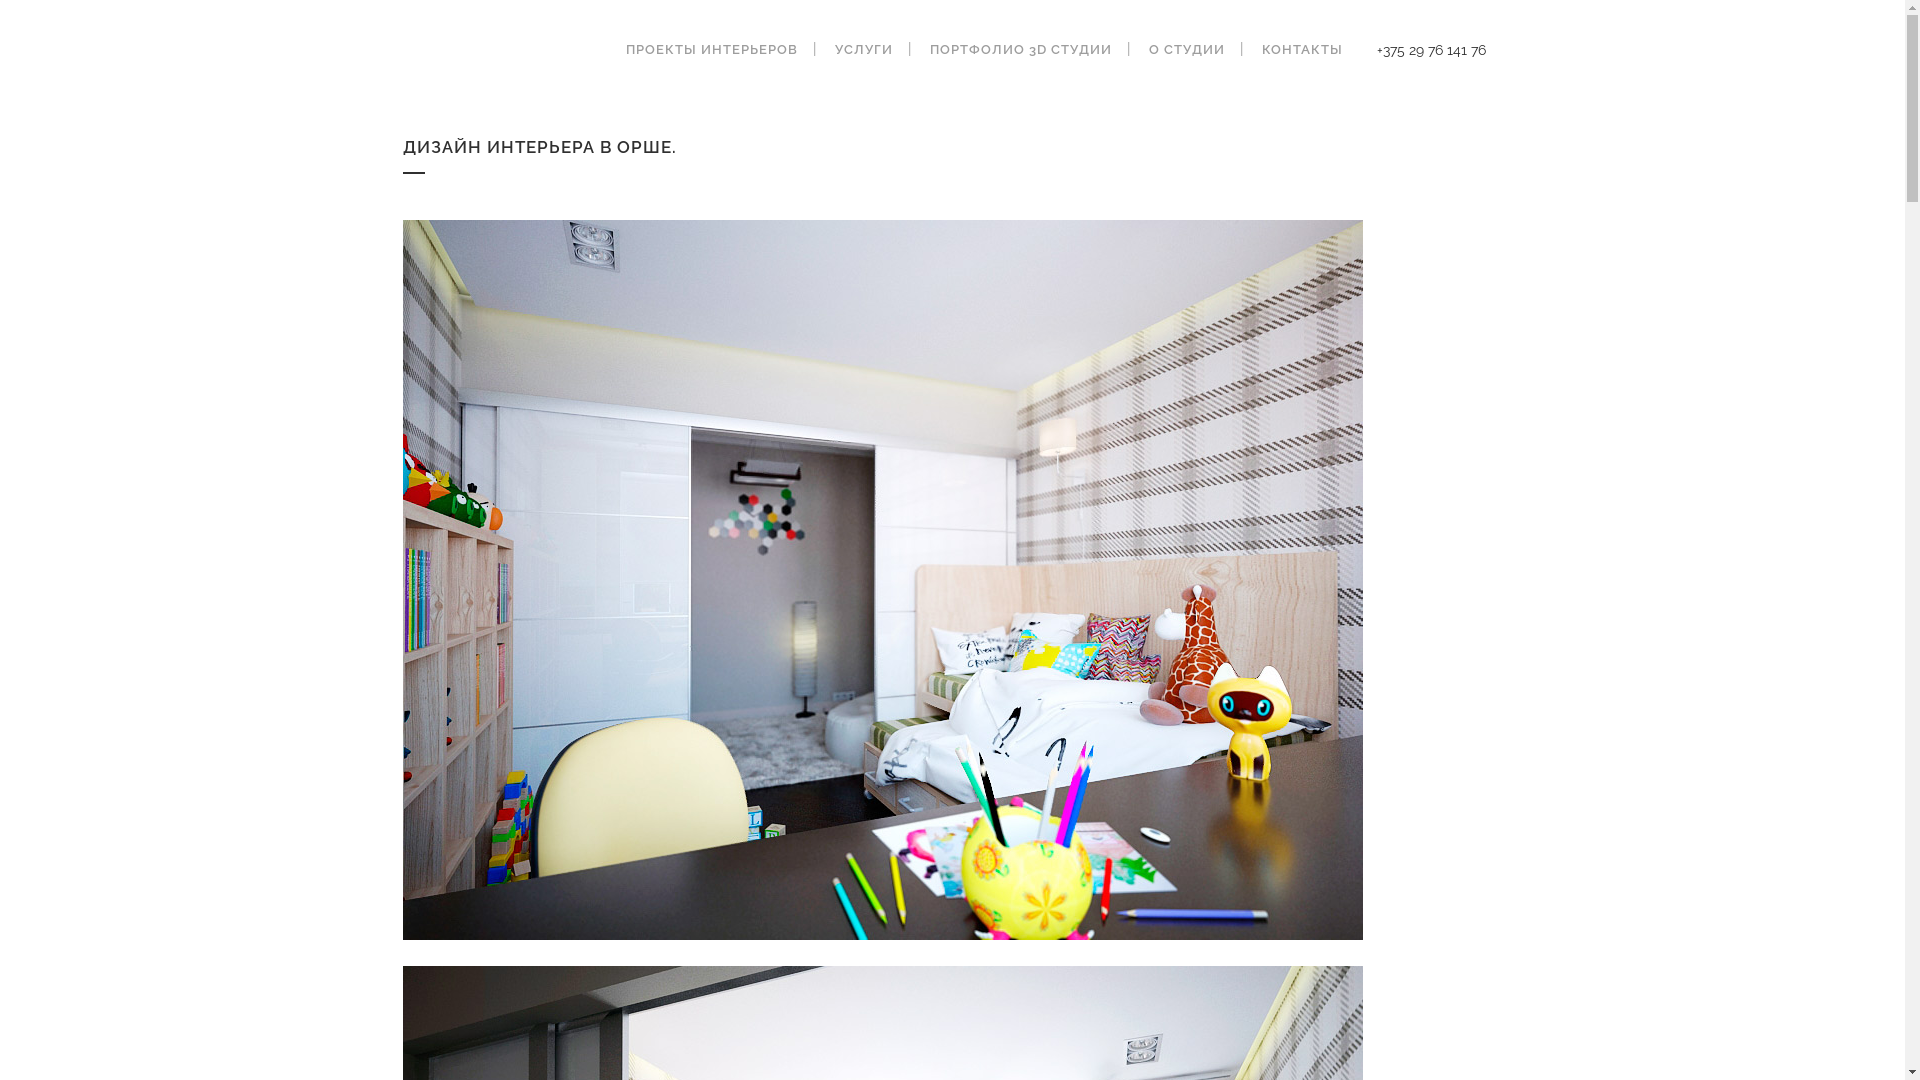  What do you see at coordinates (1429, 49) in the screenshot?
I see `'+375 29 76 141 76'` at bounding box center [1429, 49].